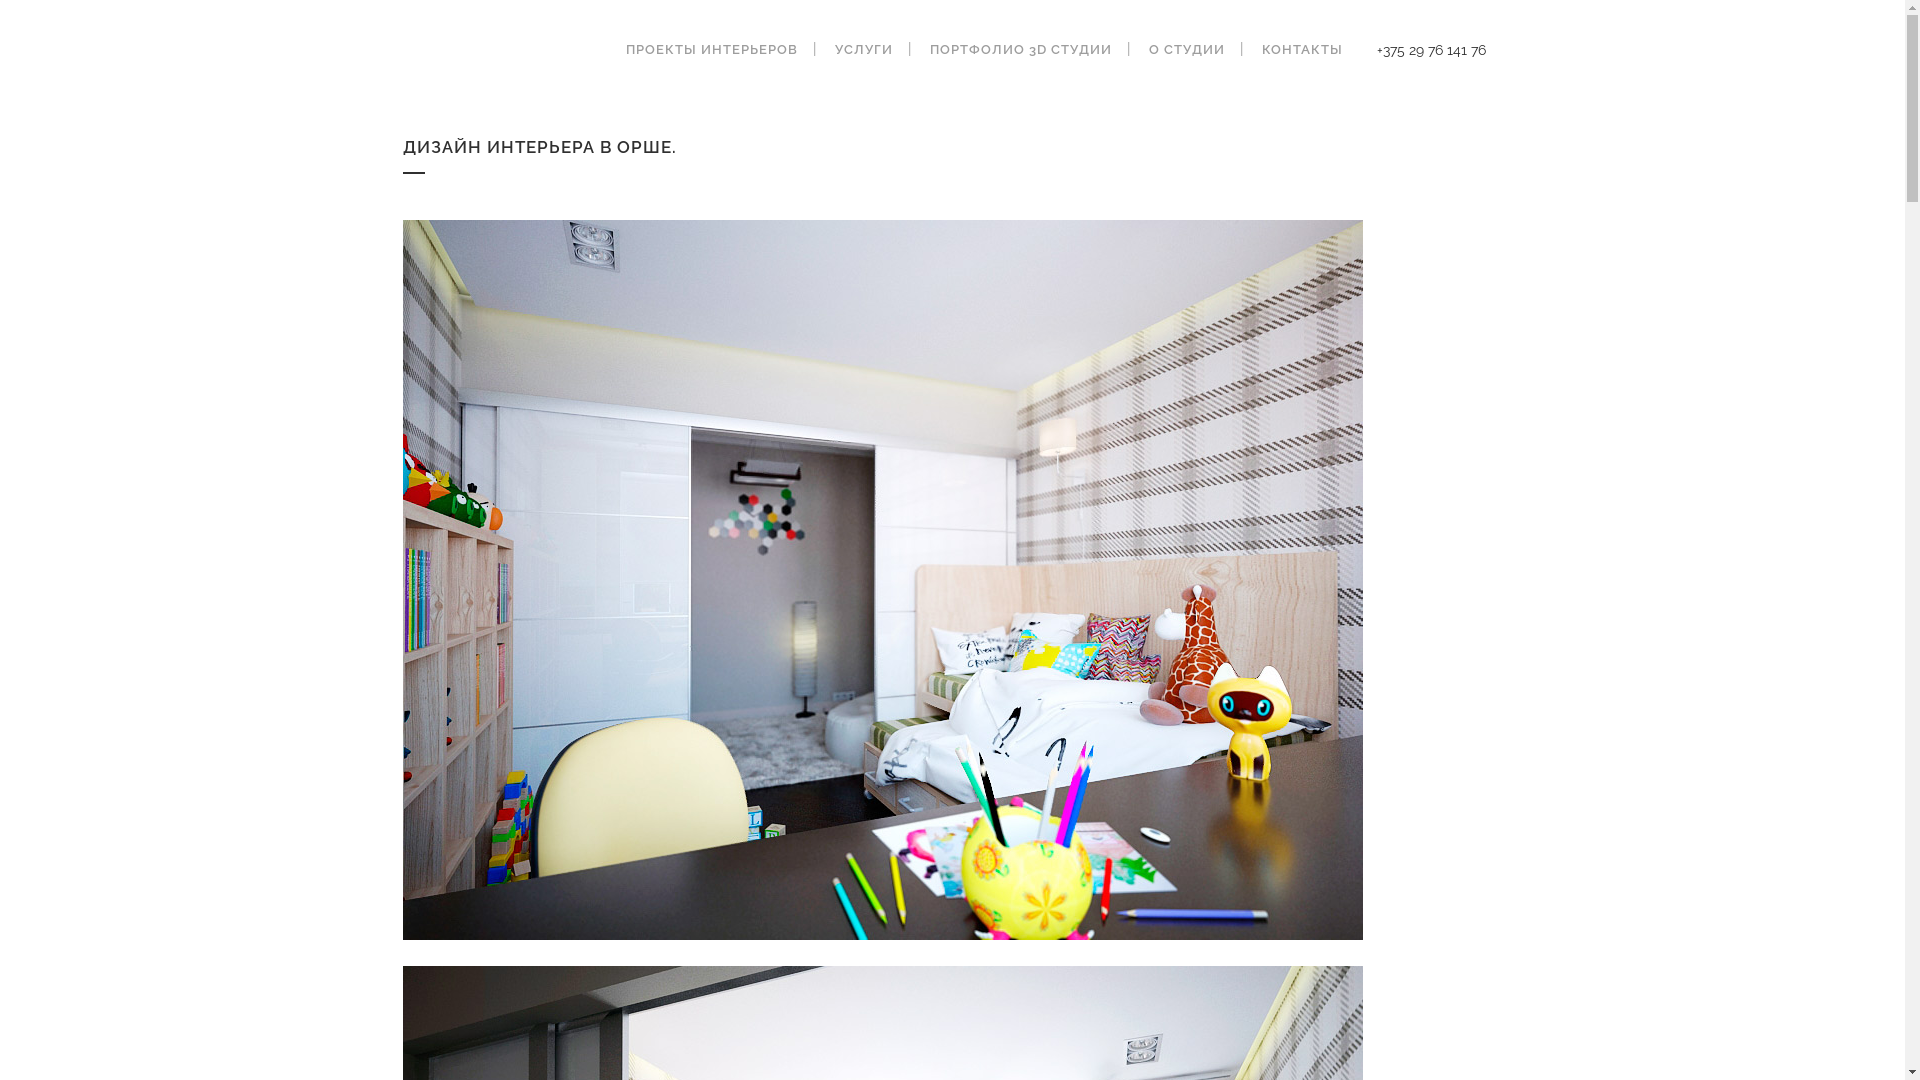  What do you see at coordinates (1429, 49) in the screenshot?
I see `'+375 29 76 141 76'` at bounding box center [1429, 49].